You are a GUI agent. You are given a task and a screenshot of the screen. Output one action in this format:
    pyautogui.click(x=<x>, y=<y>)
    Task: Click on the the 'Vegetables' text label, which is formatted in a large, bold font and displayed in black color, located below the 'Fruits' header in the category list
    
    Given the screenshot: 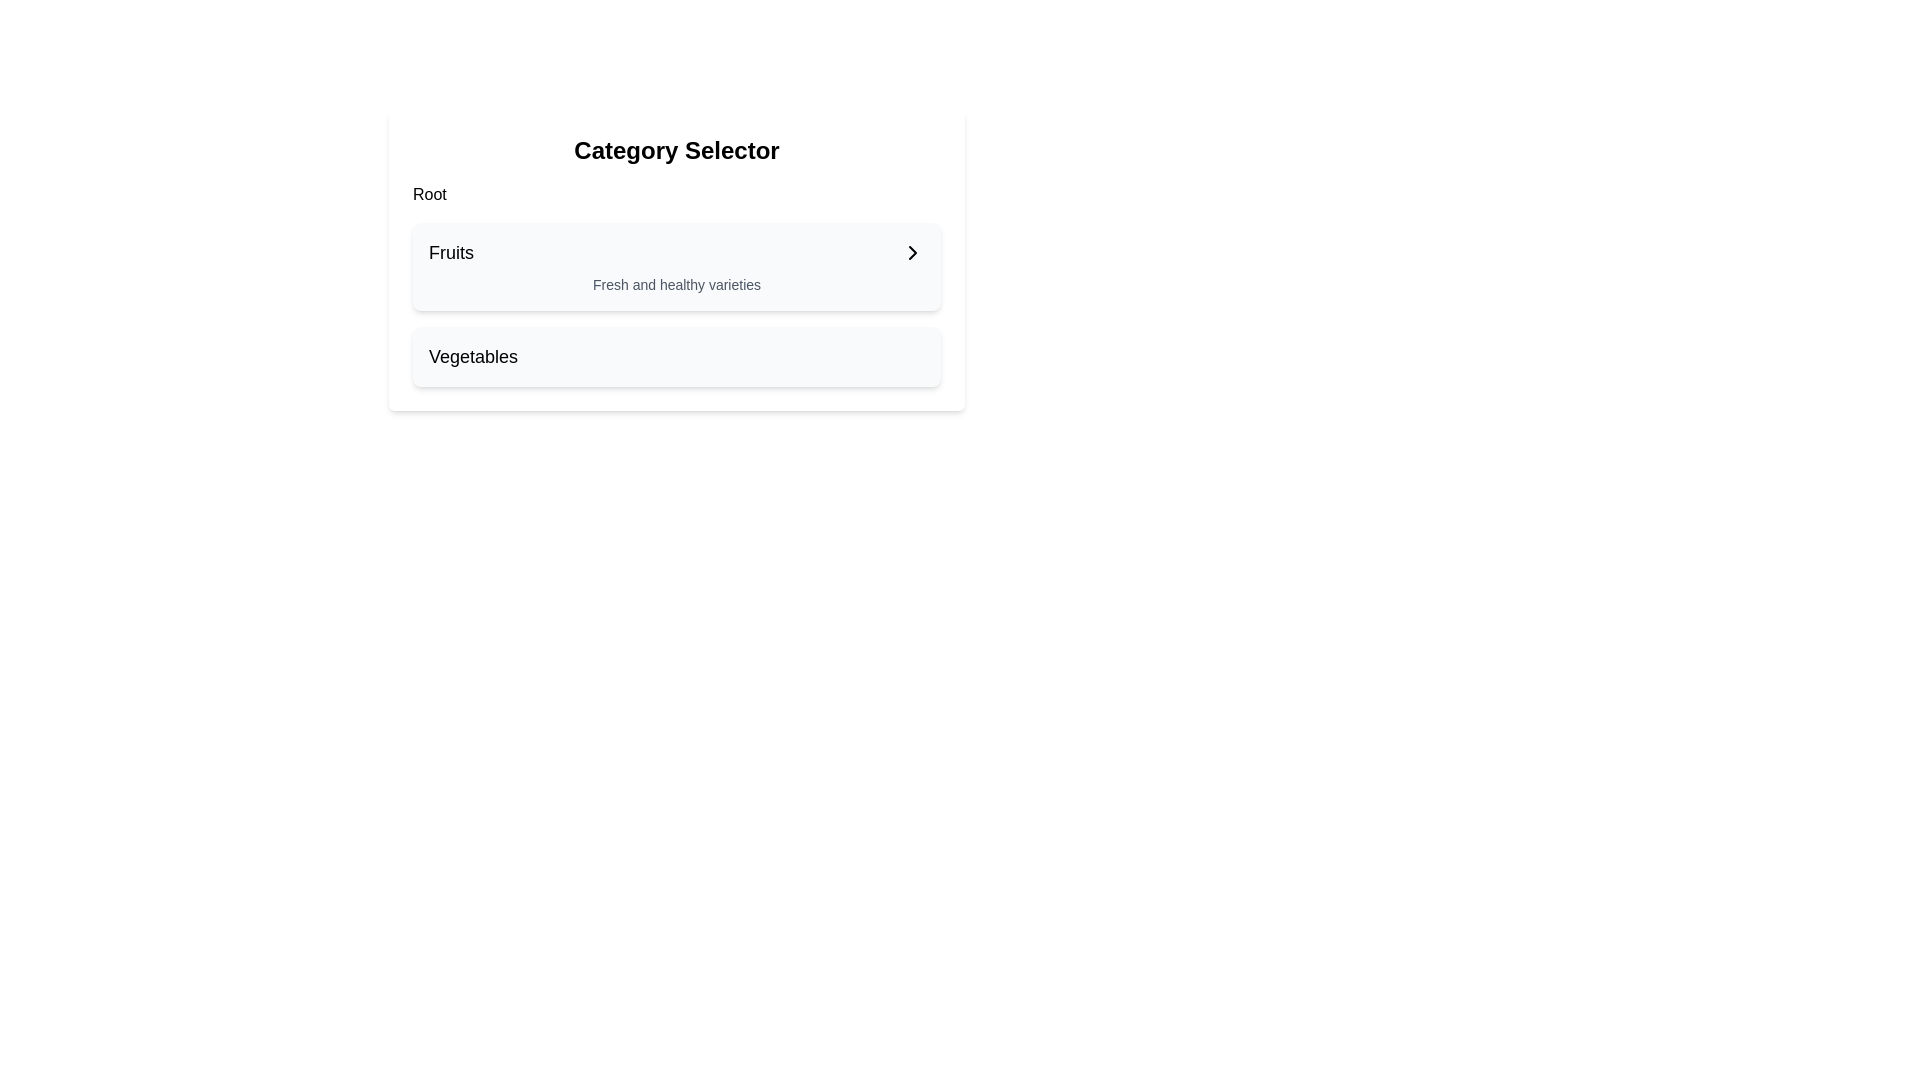 What is the action you would take?
    pyautogui.click(x=472, y=356)
    